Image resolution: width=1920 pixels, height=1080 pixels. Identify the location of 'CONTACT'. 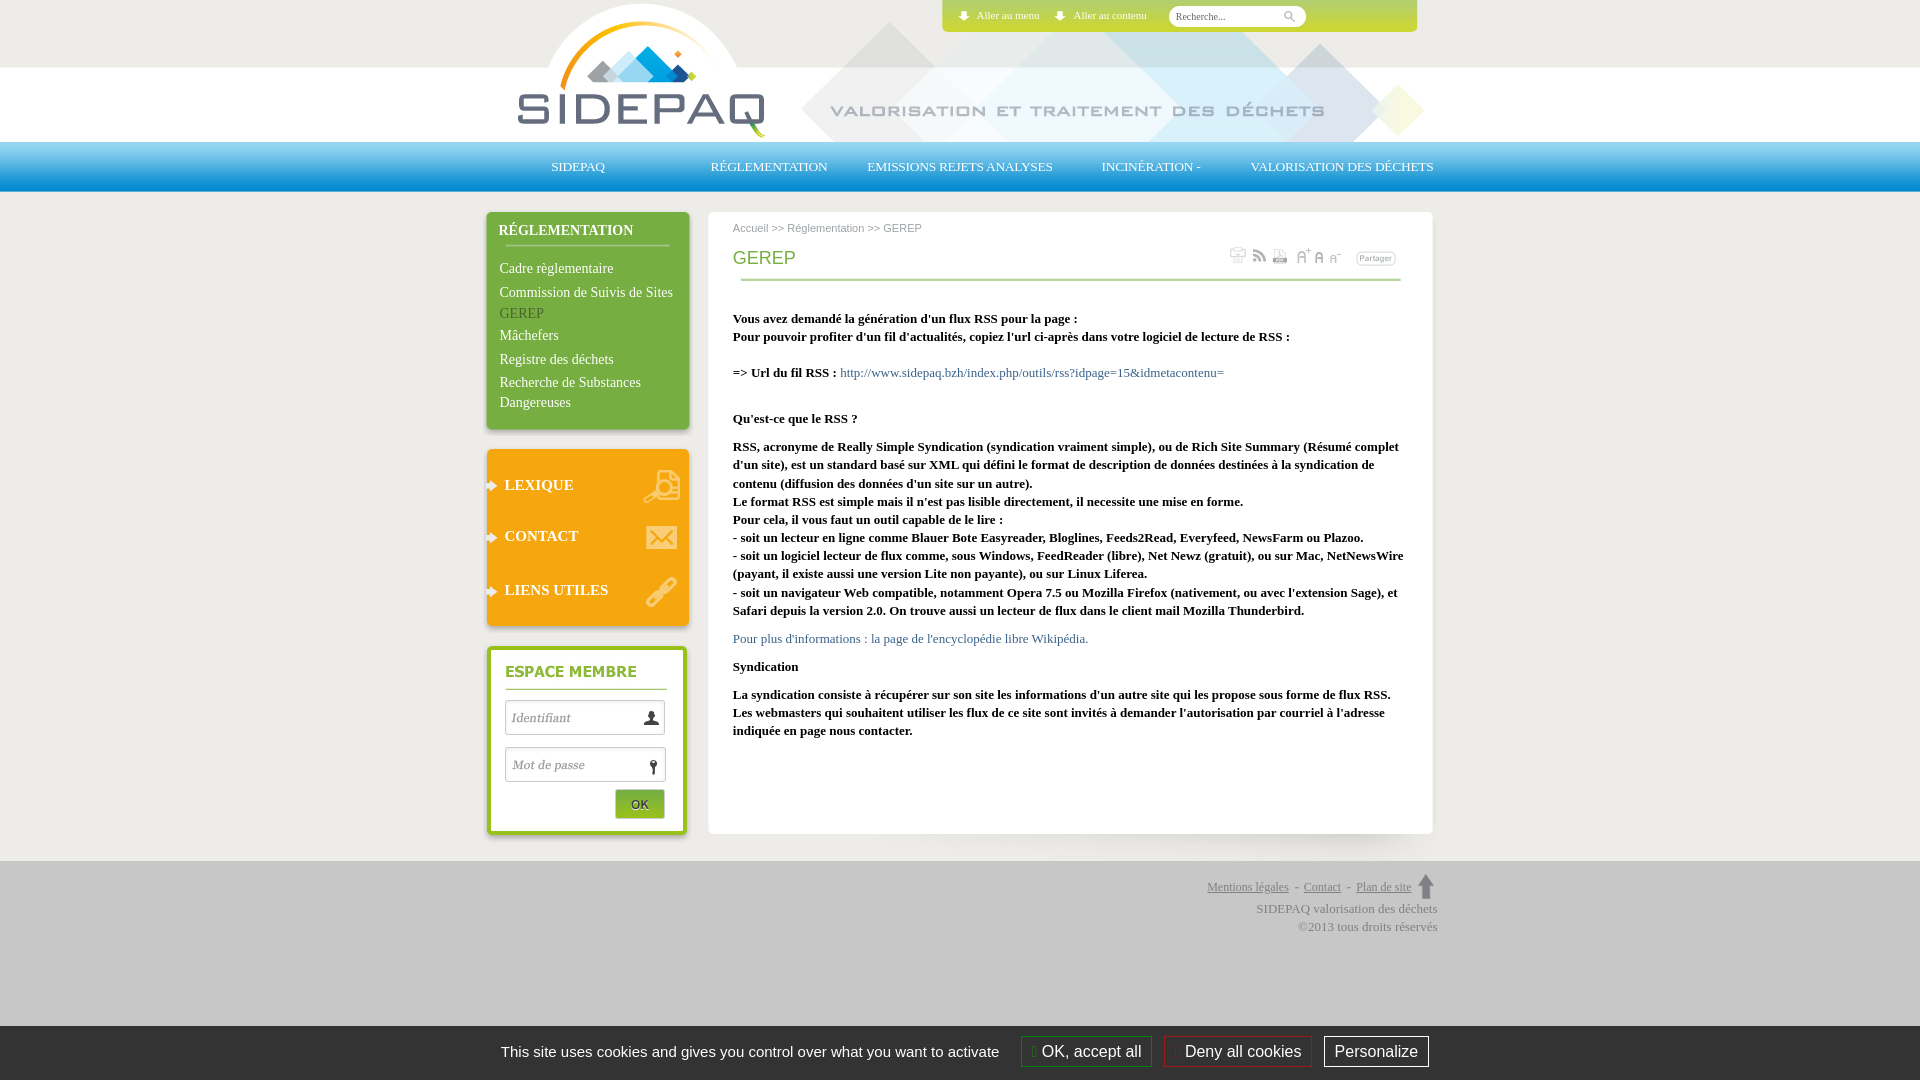
(585, 536).